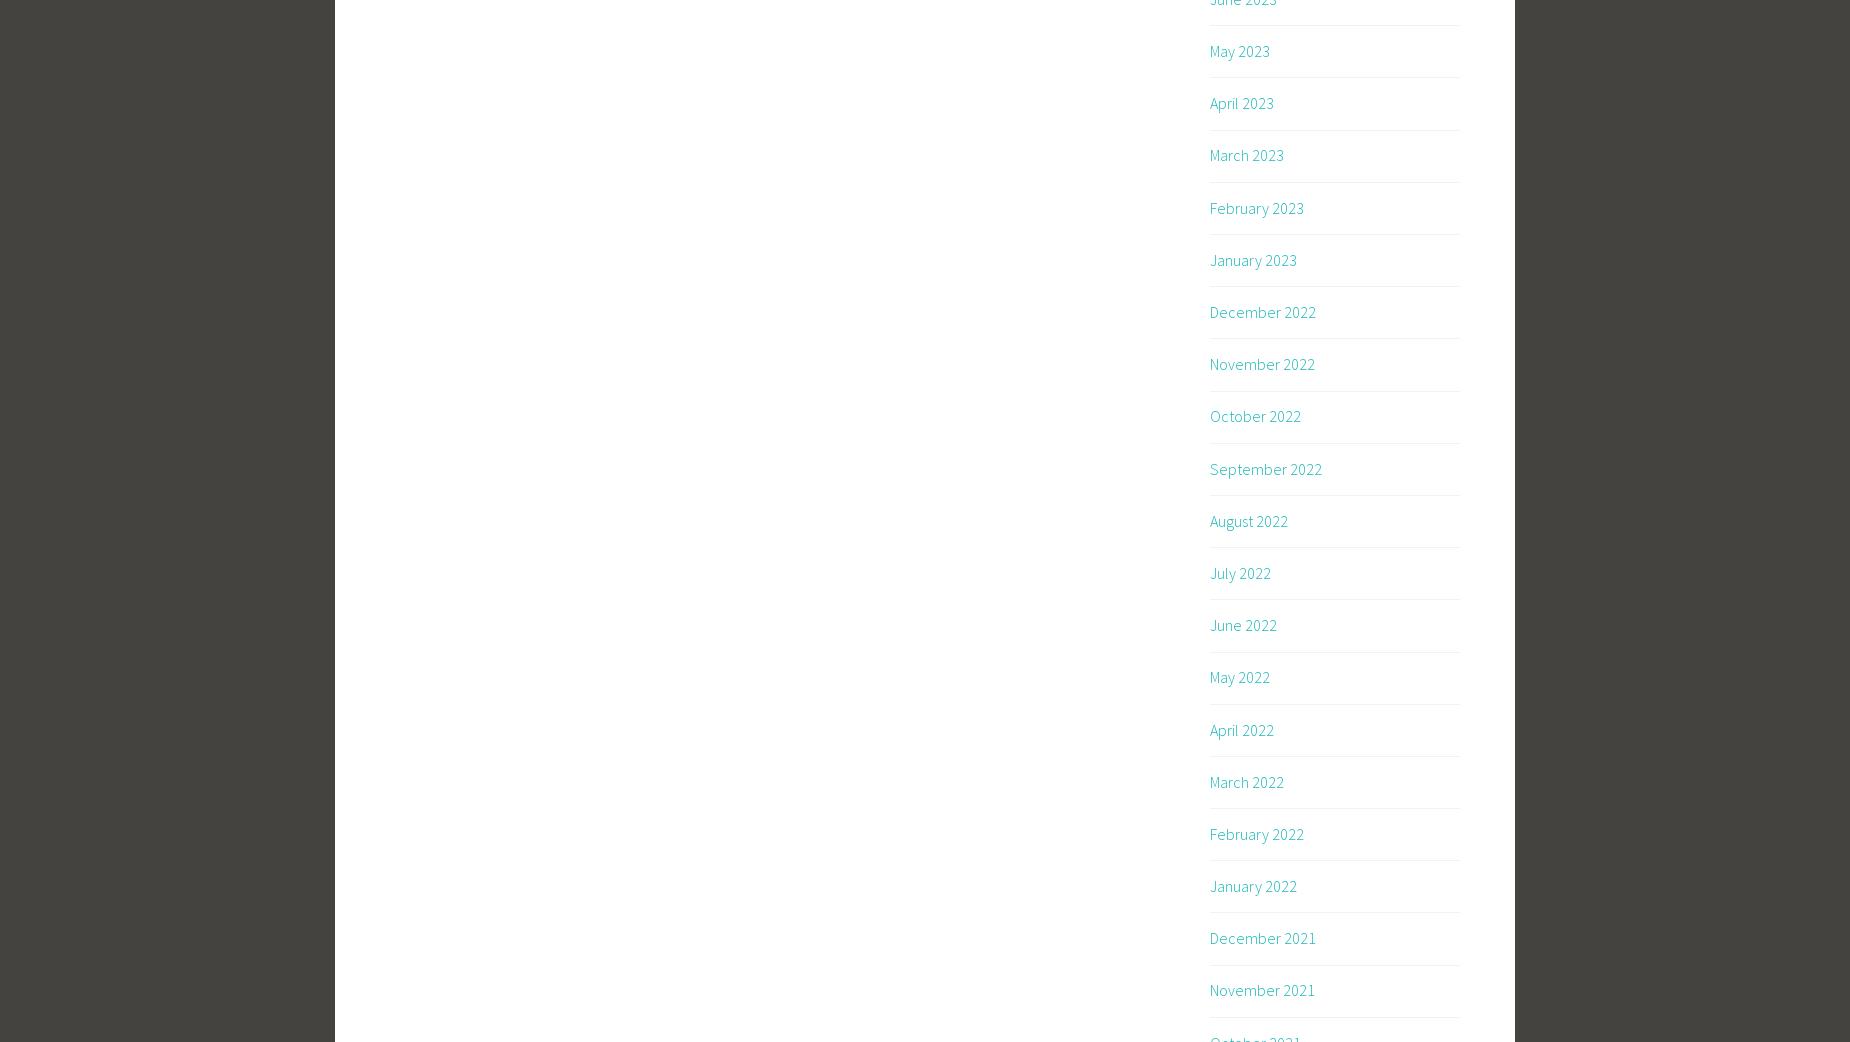  I want to click on 'December 2021', so click(1261, 937).